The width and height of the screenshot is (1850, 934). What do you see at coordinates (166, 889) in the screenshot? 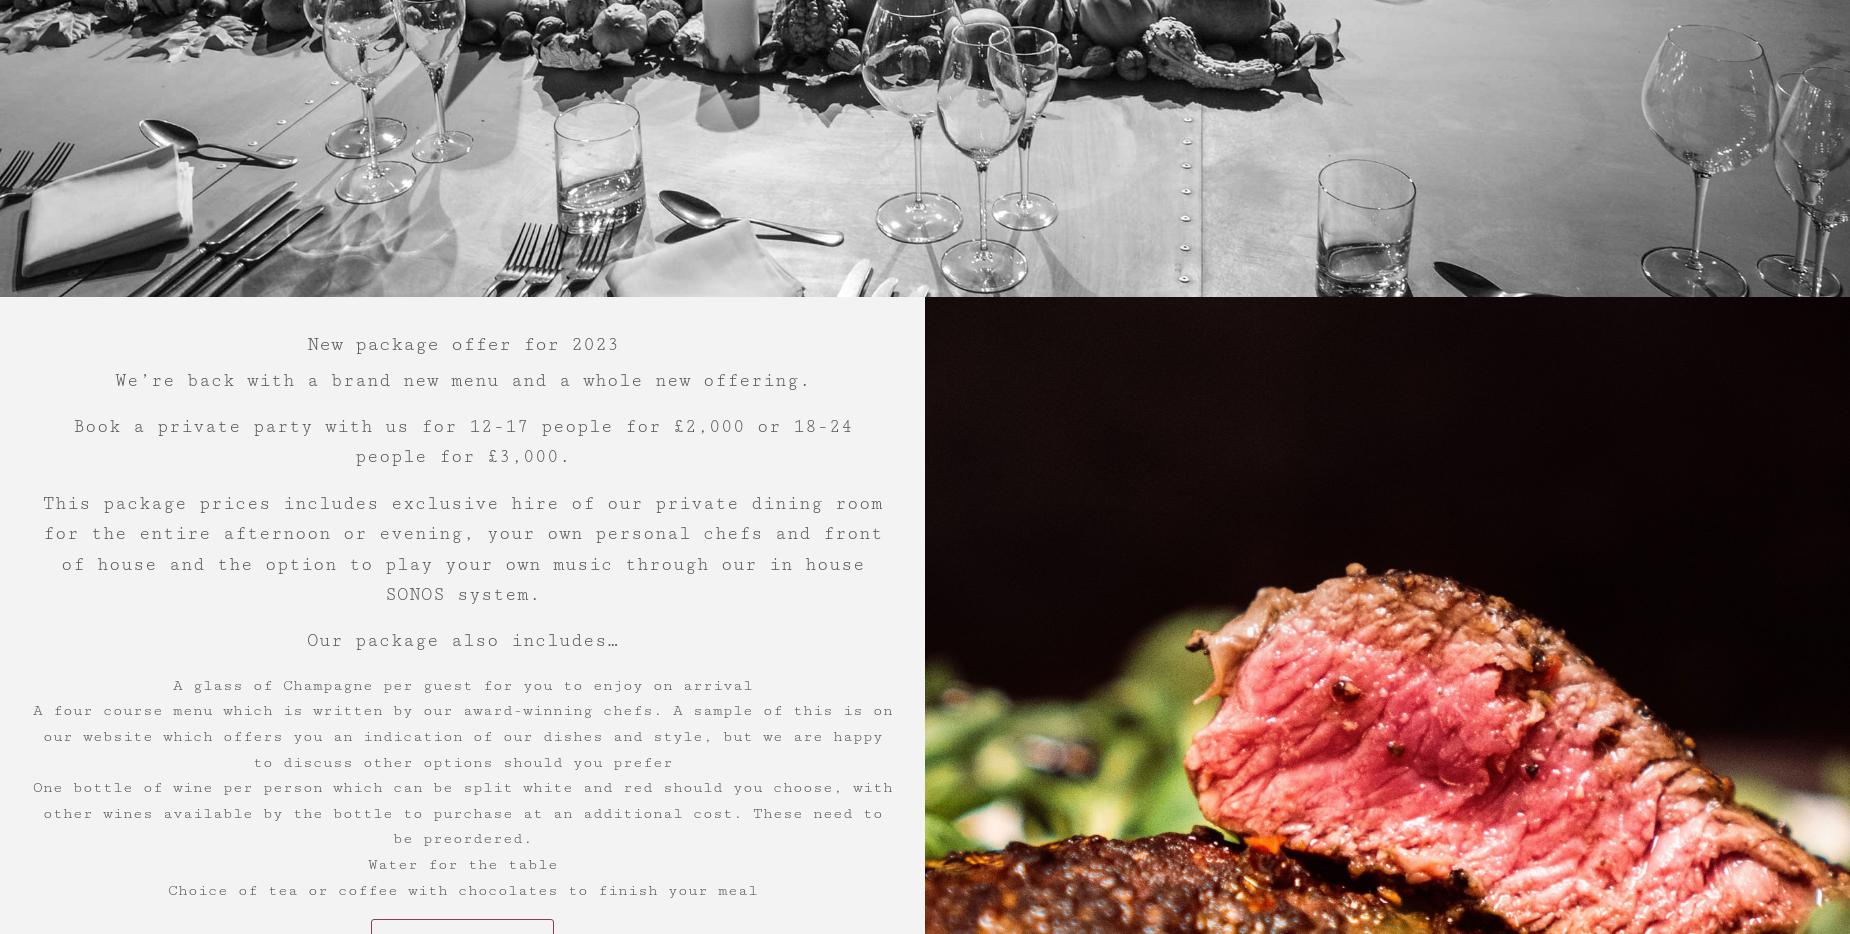
I see `'Choice of tea or coffee with chocolates to finish your meal'` at bounding box center [166, 889].